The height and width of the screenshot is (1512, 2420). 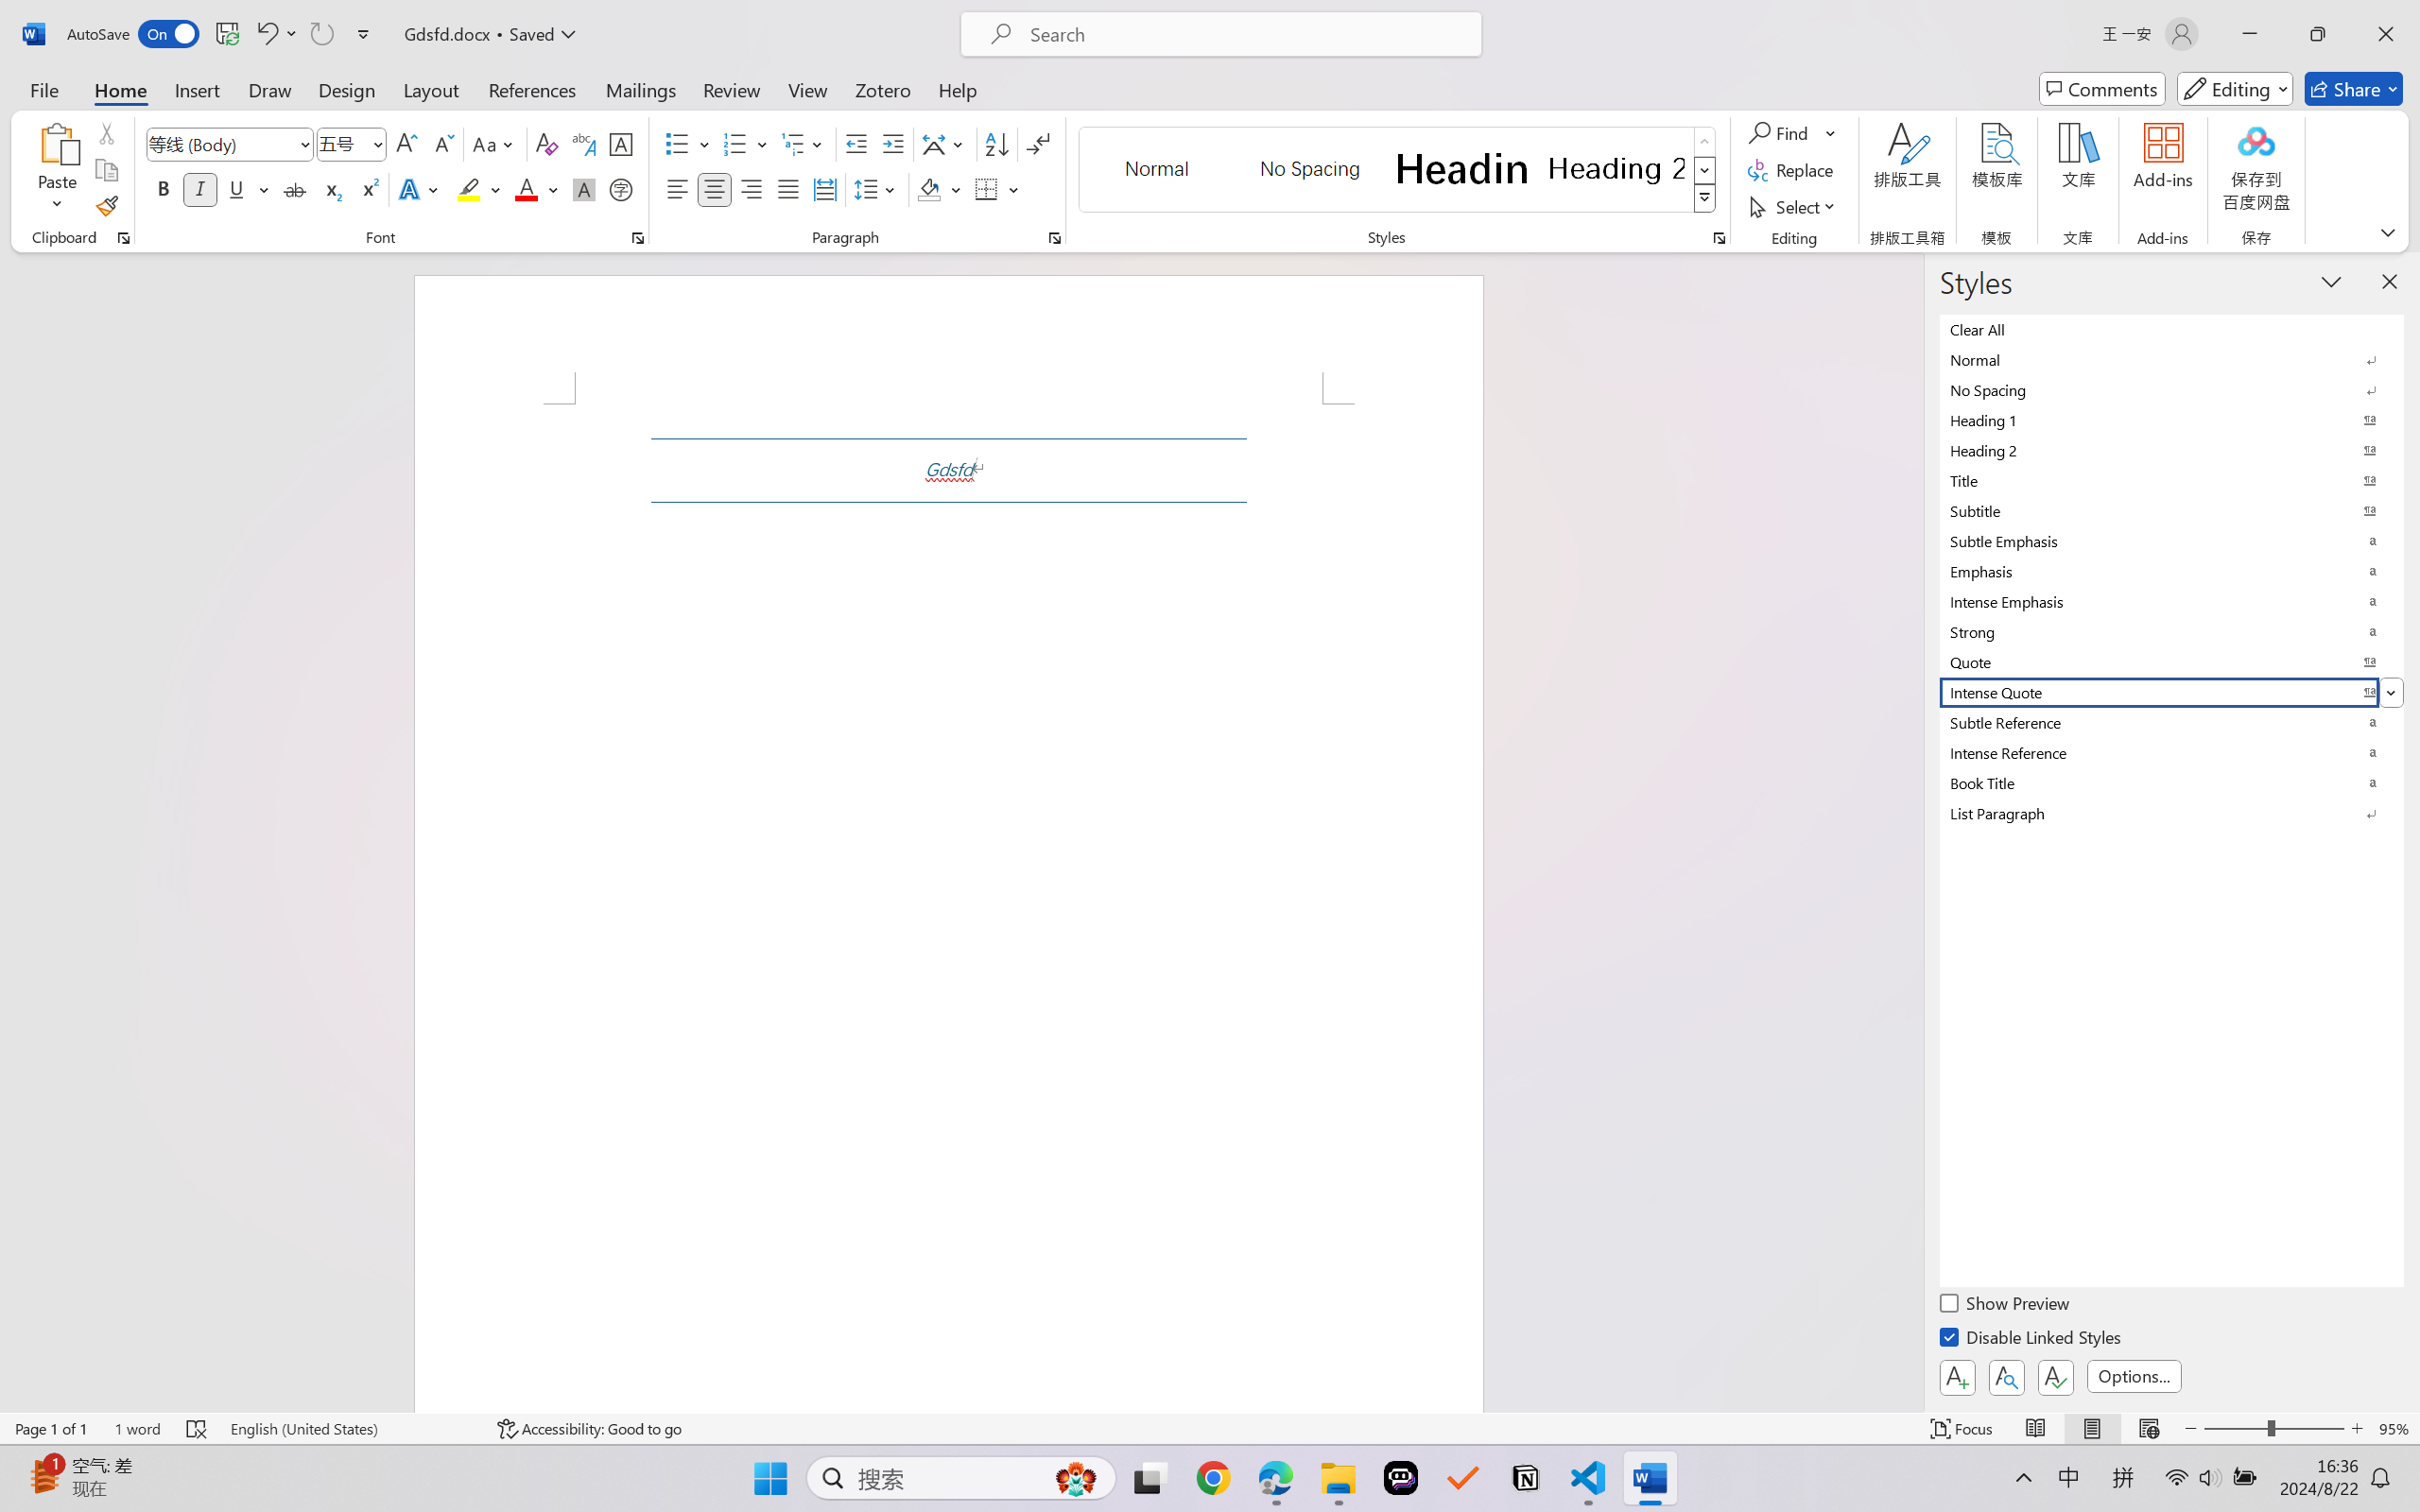 What do you see at coordinates (105, 131) in the screenshot?
I see `'Cut'` at bounding box center [105, 131].